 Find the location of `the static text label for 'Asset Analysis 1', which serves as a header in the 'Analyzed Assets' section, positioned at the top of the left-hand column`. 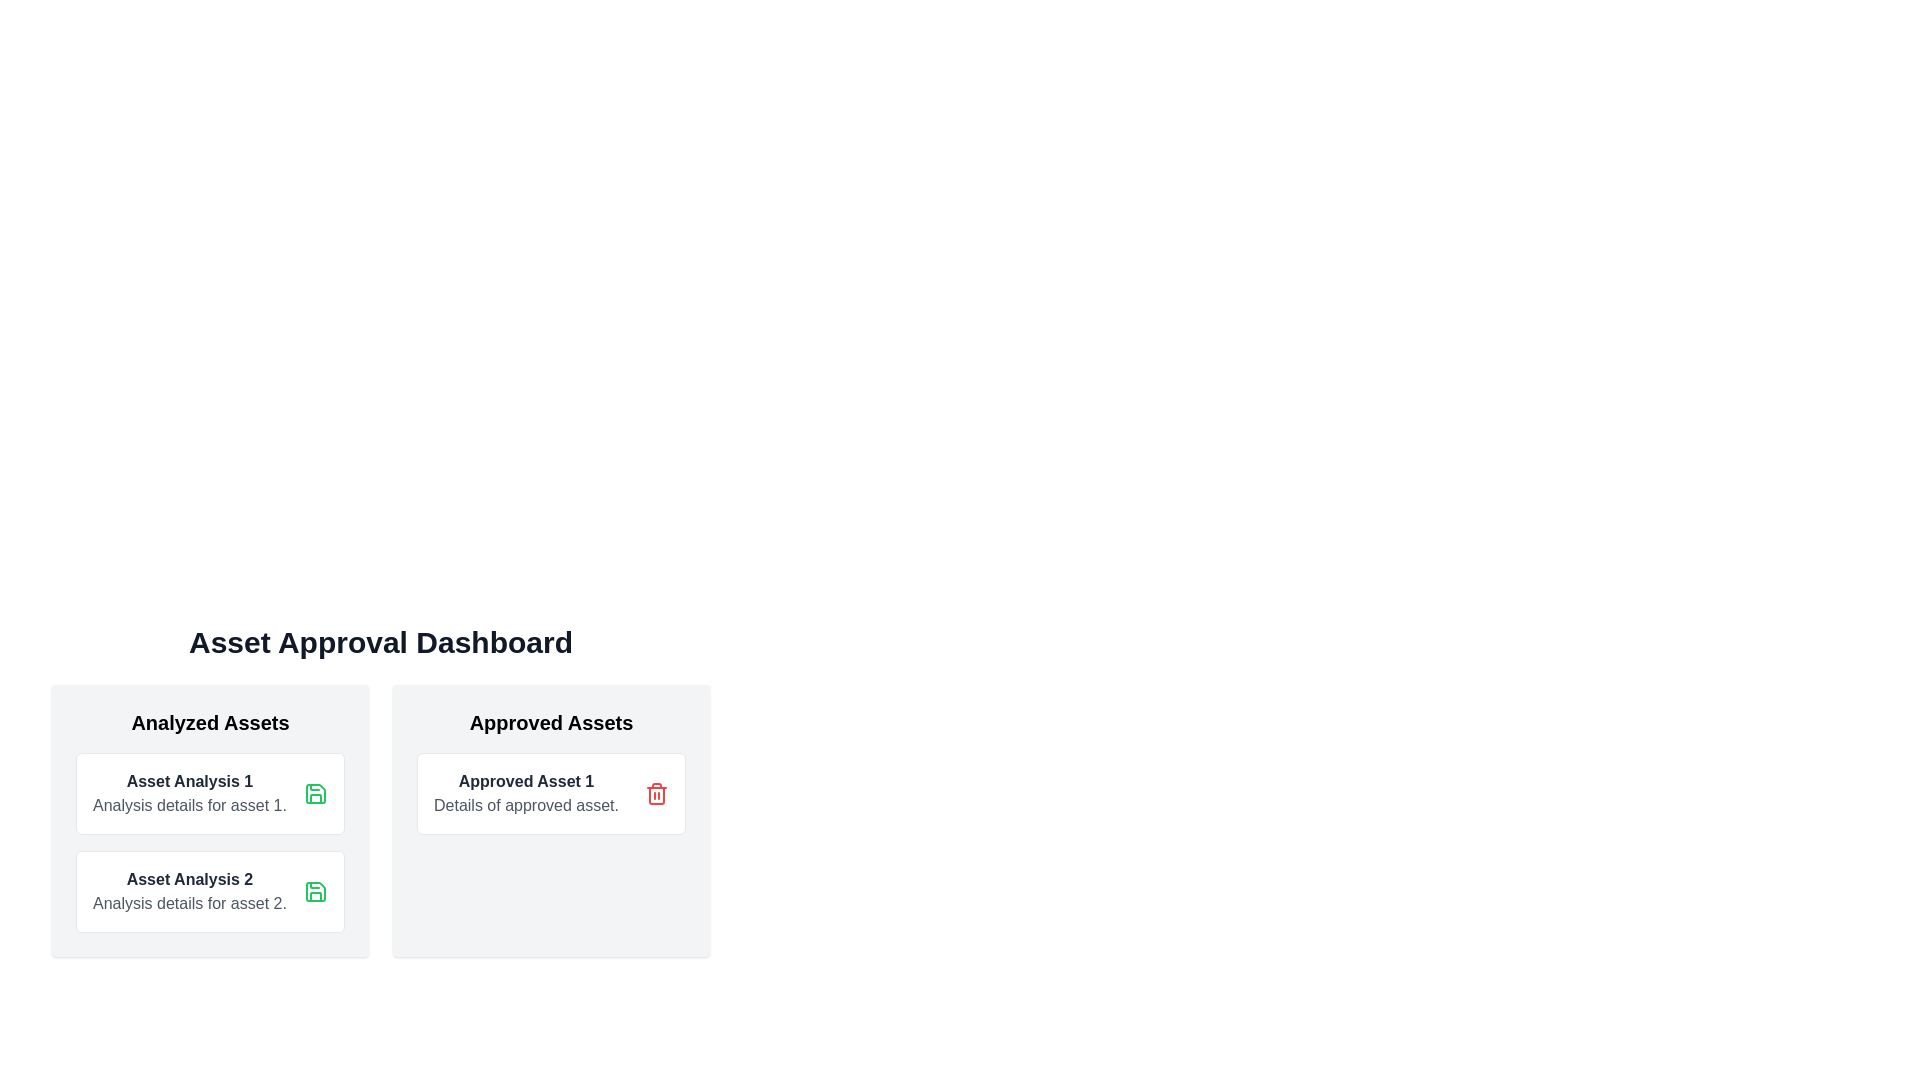

the static text label for 'Asset Analysis 1', which serves as a header in the 'Analyzed Assets' section, positioned at the top of the left-hand column is located at coordinates (189, 781).